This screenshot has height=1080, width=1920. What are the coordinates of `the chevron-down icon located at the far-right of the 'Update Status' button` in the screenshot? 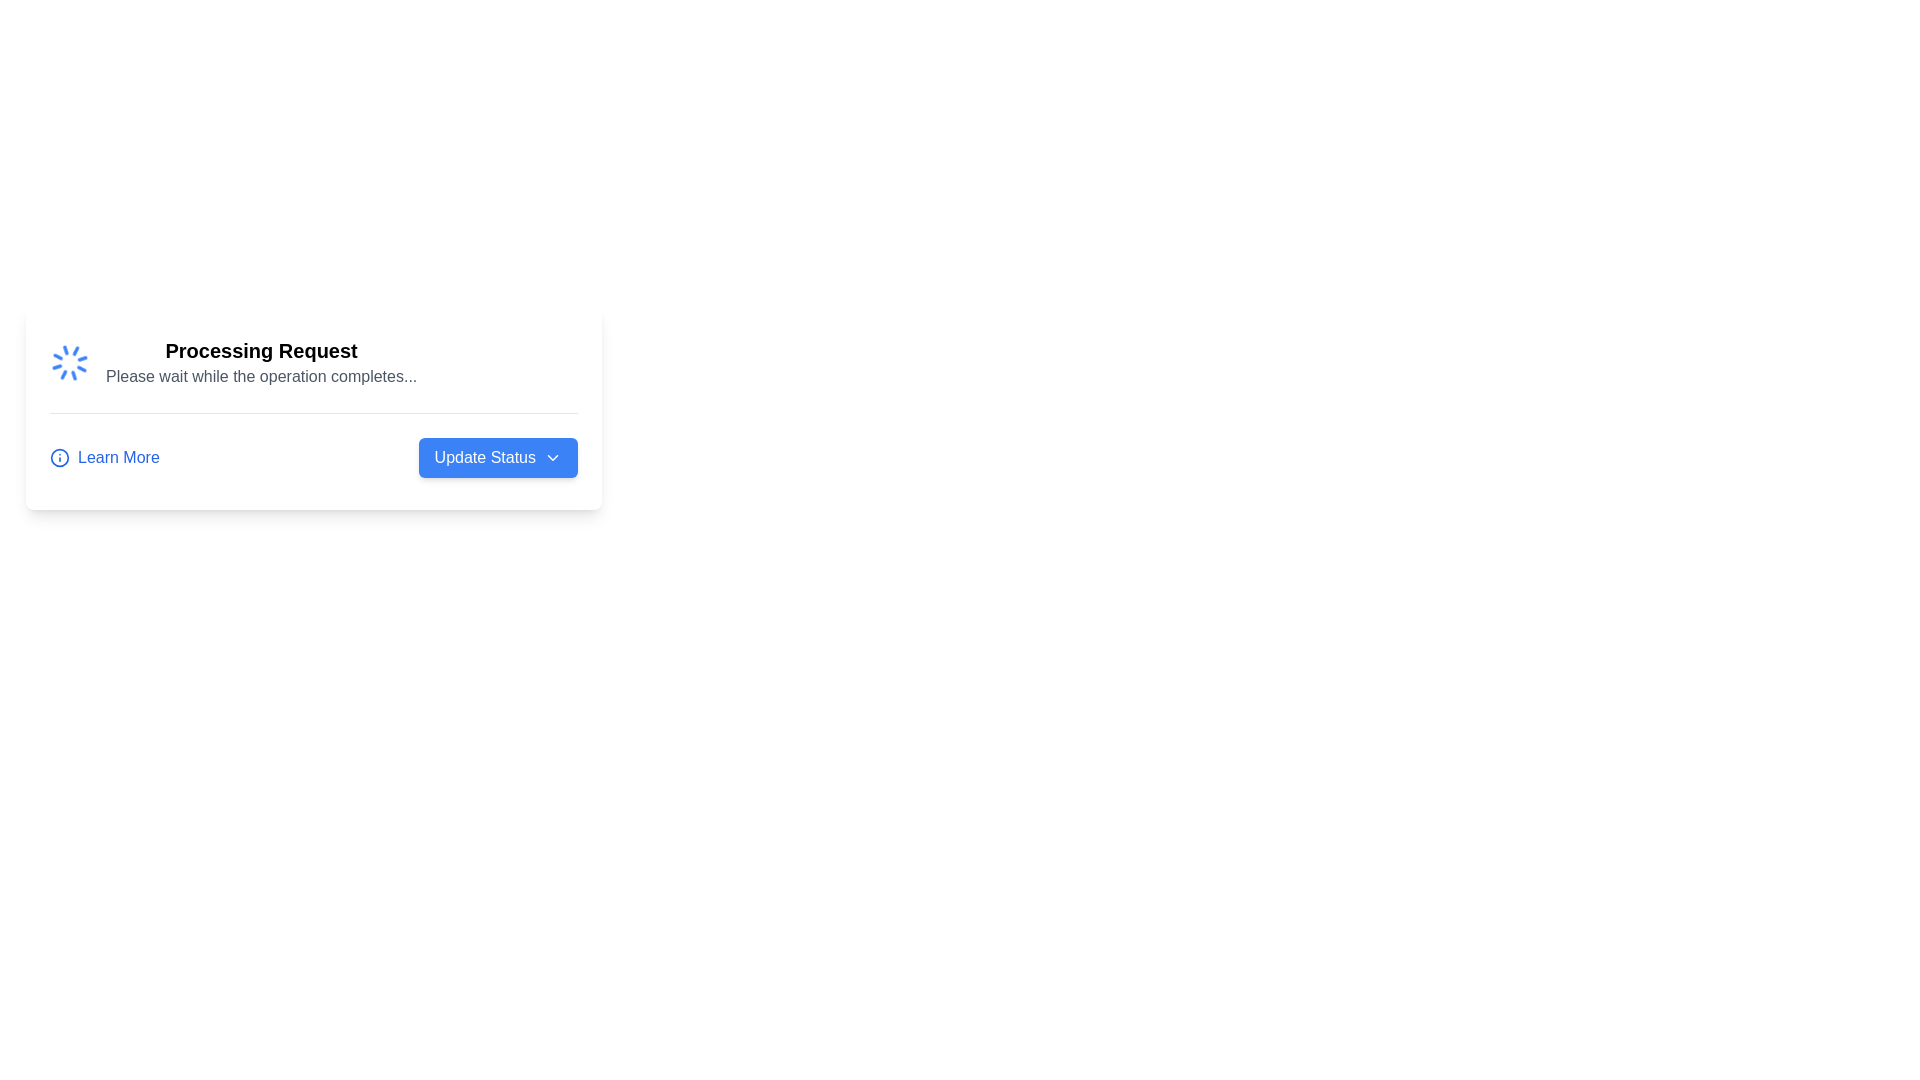 It's located at (552, 458).